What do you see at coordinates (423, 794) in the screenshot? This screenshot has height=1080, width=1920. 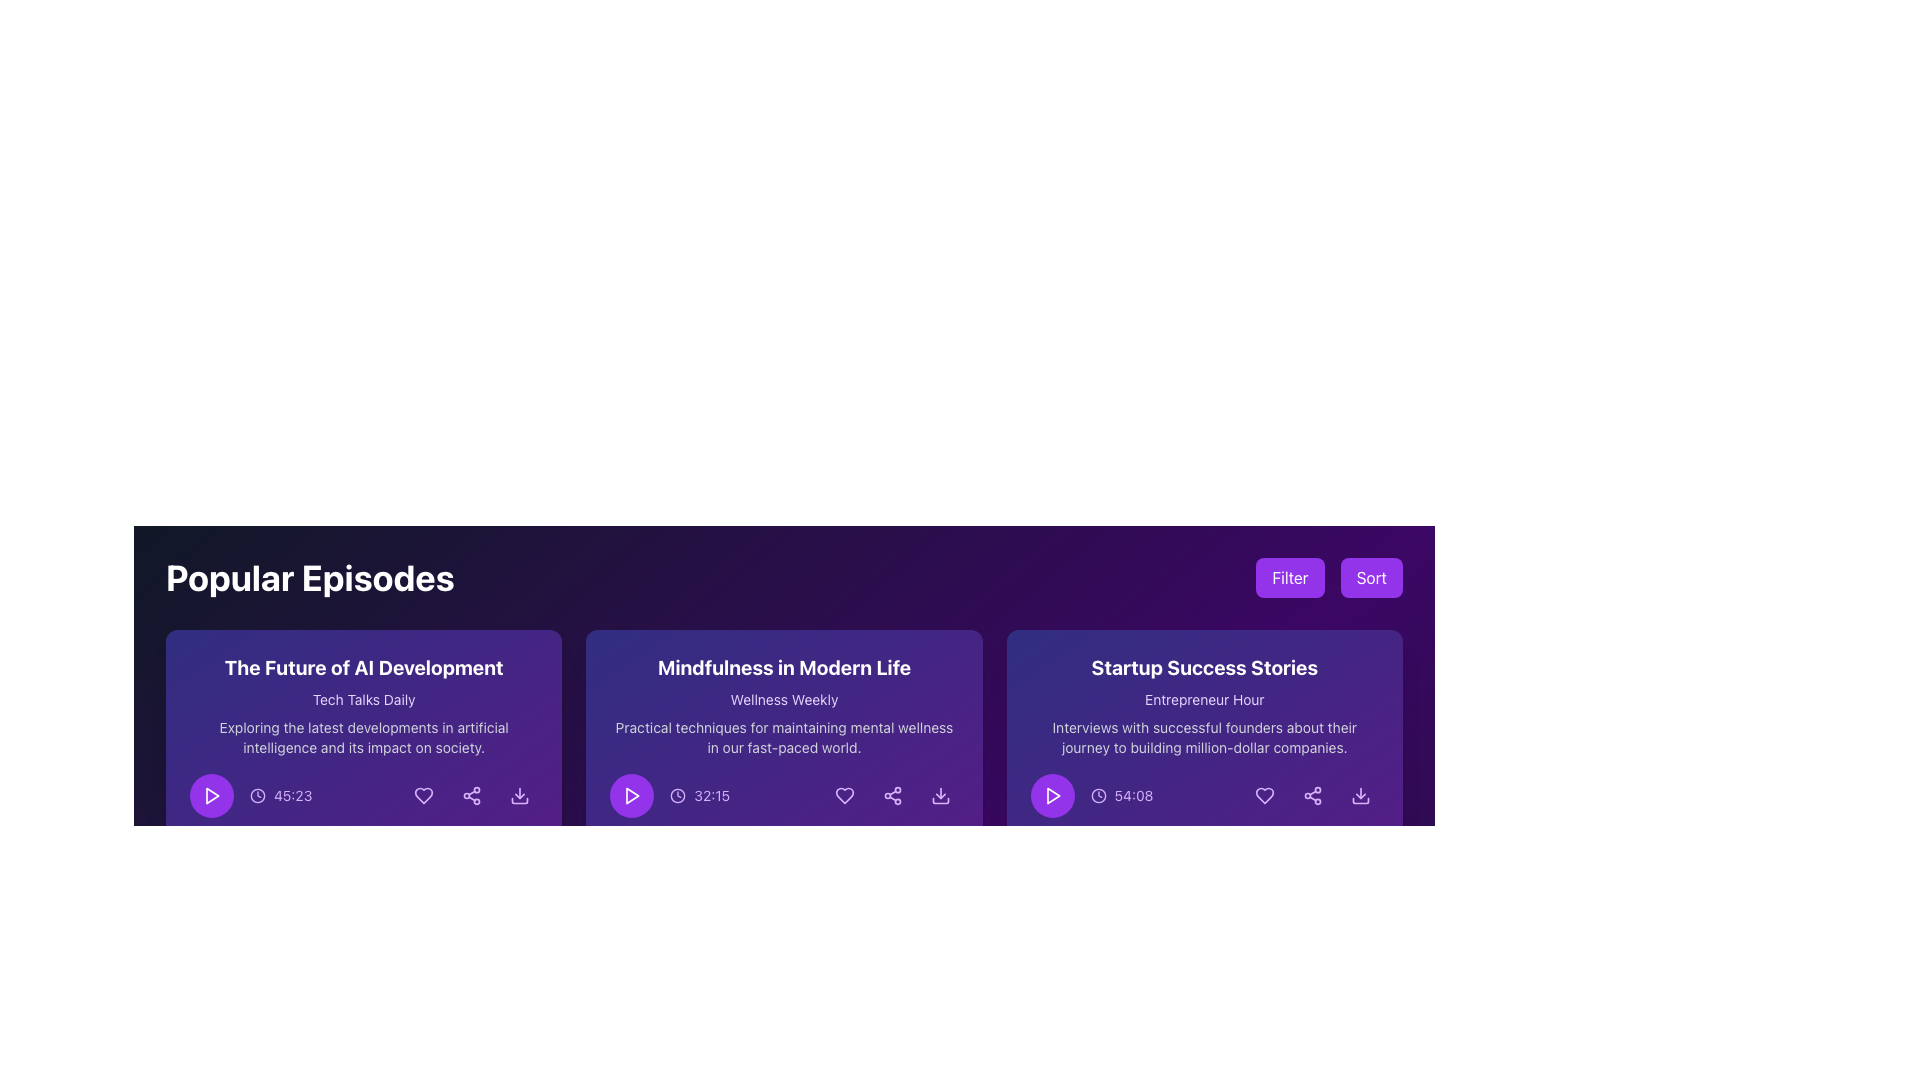 I see `the heart-shaped icon button styled in light purple, located within a darker purple circular button, below 'The Future of AI Development' section in the first card of the horizontal list` at bounding box center [423, 794].